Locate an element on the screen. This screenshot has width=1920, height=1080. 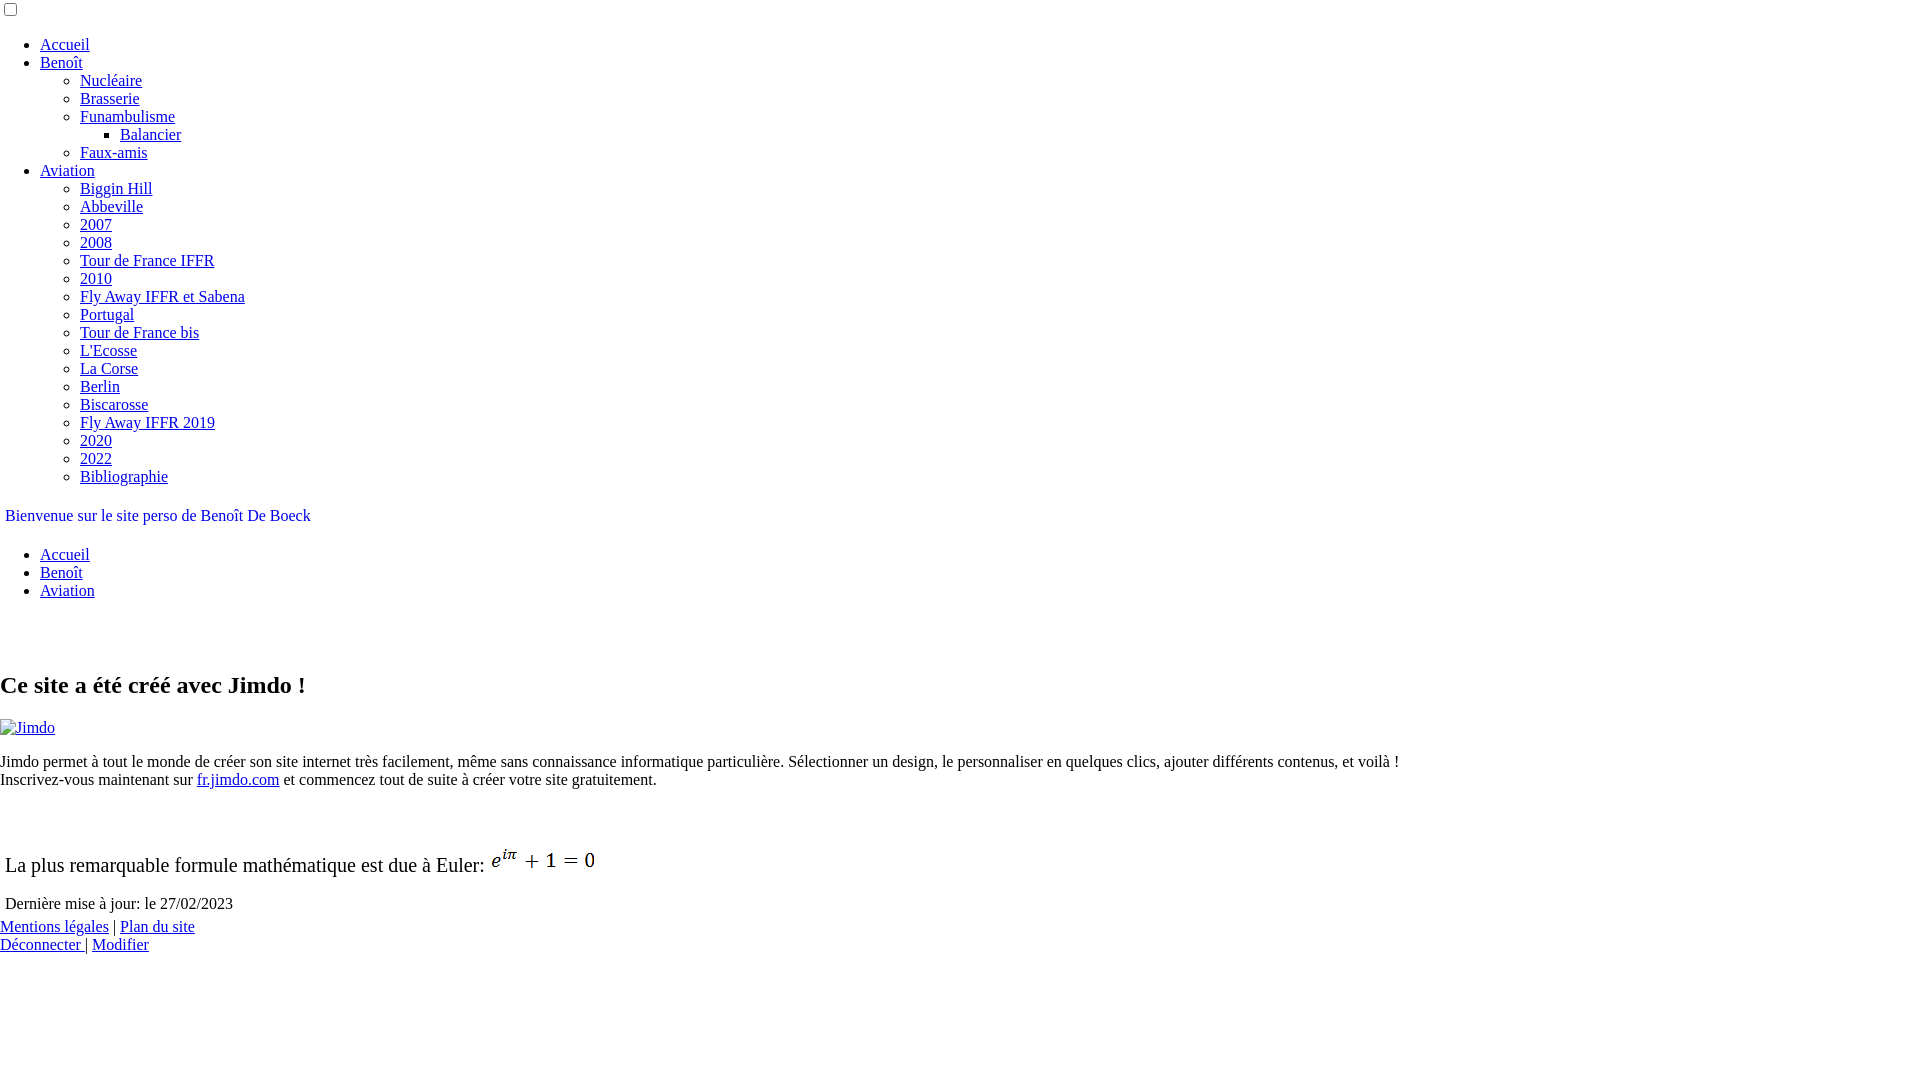
'Accueil' is located at coordinates (65, 44).